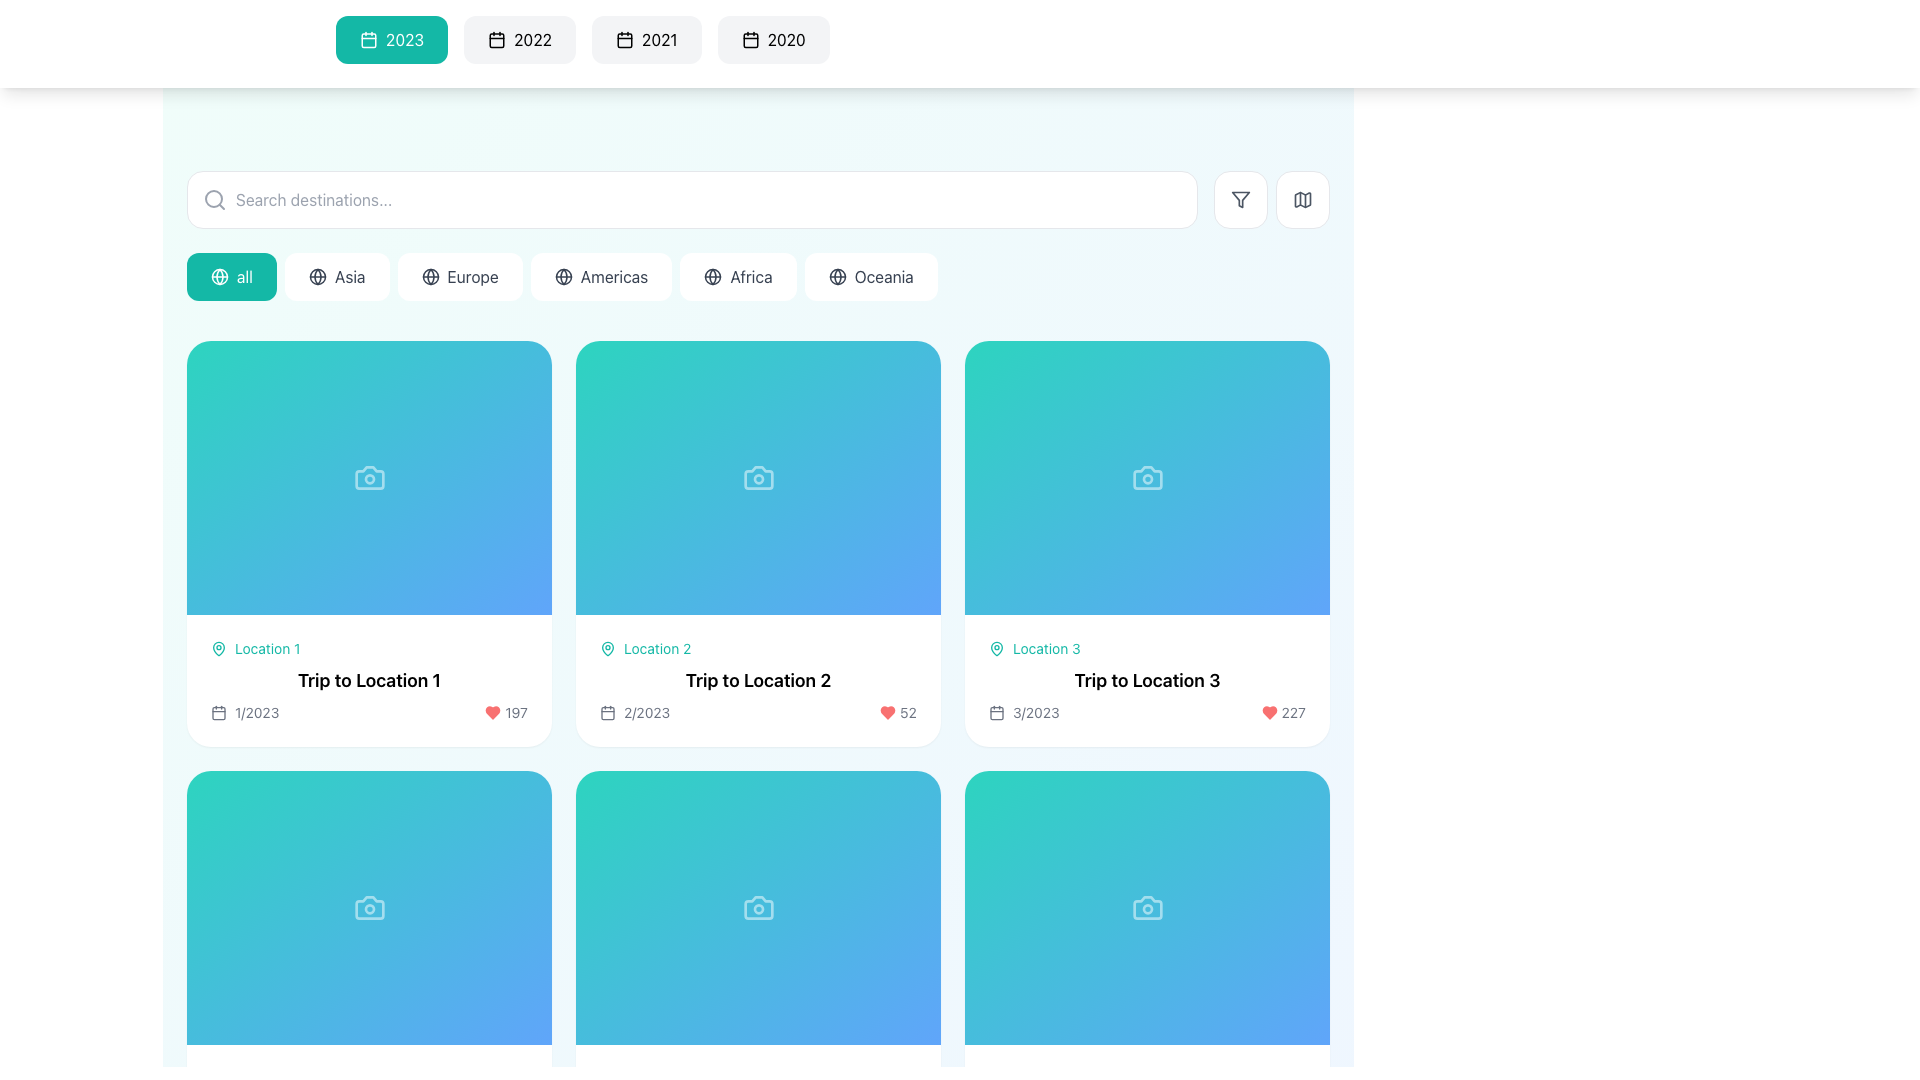 This screenshot has height=1080, width=1920. What do you see at coordinates (757, 477) in the screenshot?
I see `the camera icon within the card labeled 'Trip to Location 2' which signifies photo-related content` at bounding box center [757, 477].